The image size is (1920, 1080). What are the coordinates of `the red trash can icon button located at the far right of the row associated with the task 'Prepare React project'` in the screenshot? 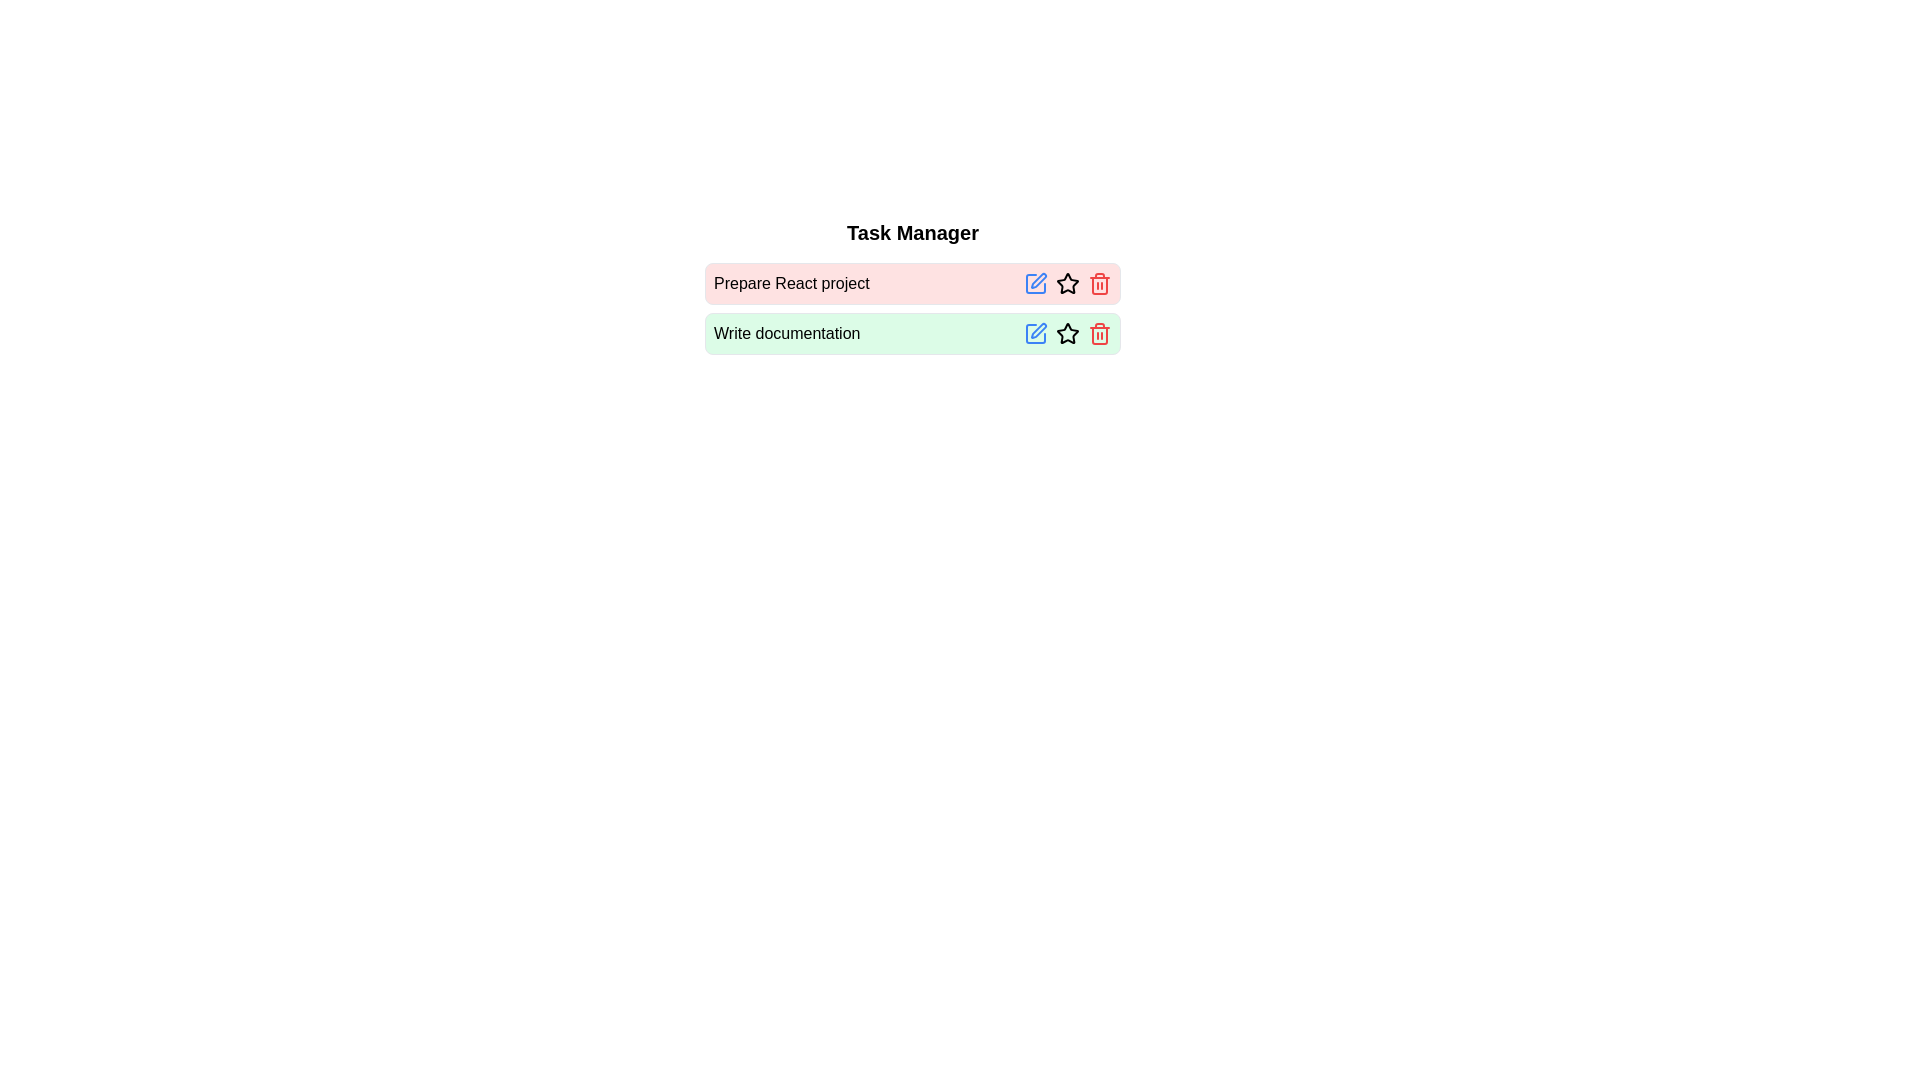 It's located at (1098, 284).